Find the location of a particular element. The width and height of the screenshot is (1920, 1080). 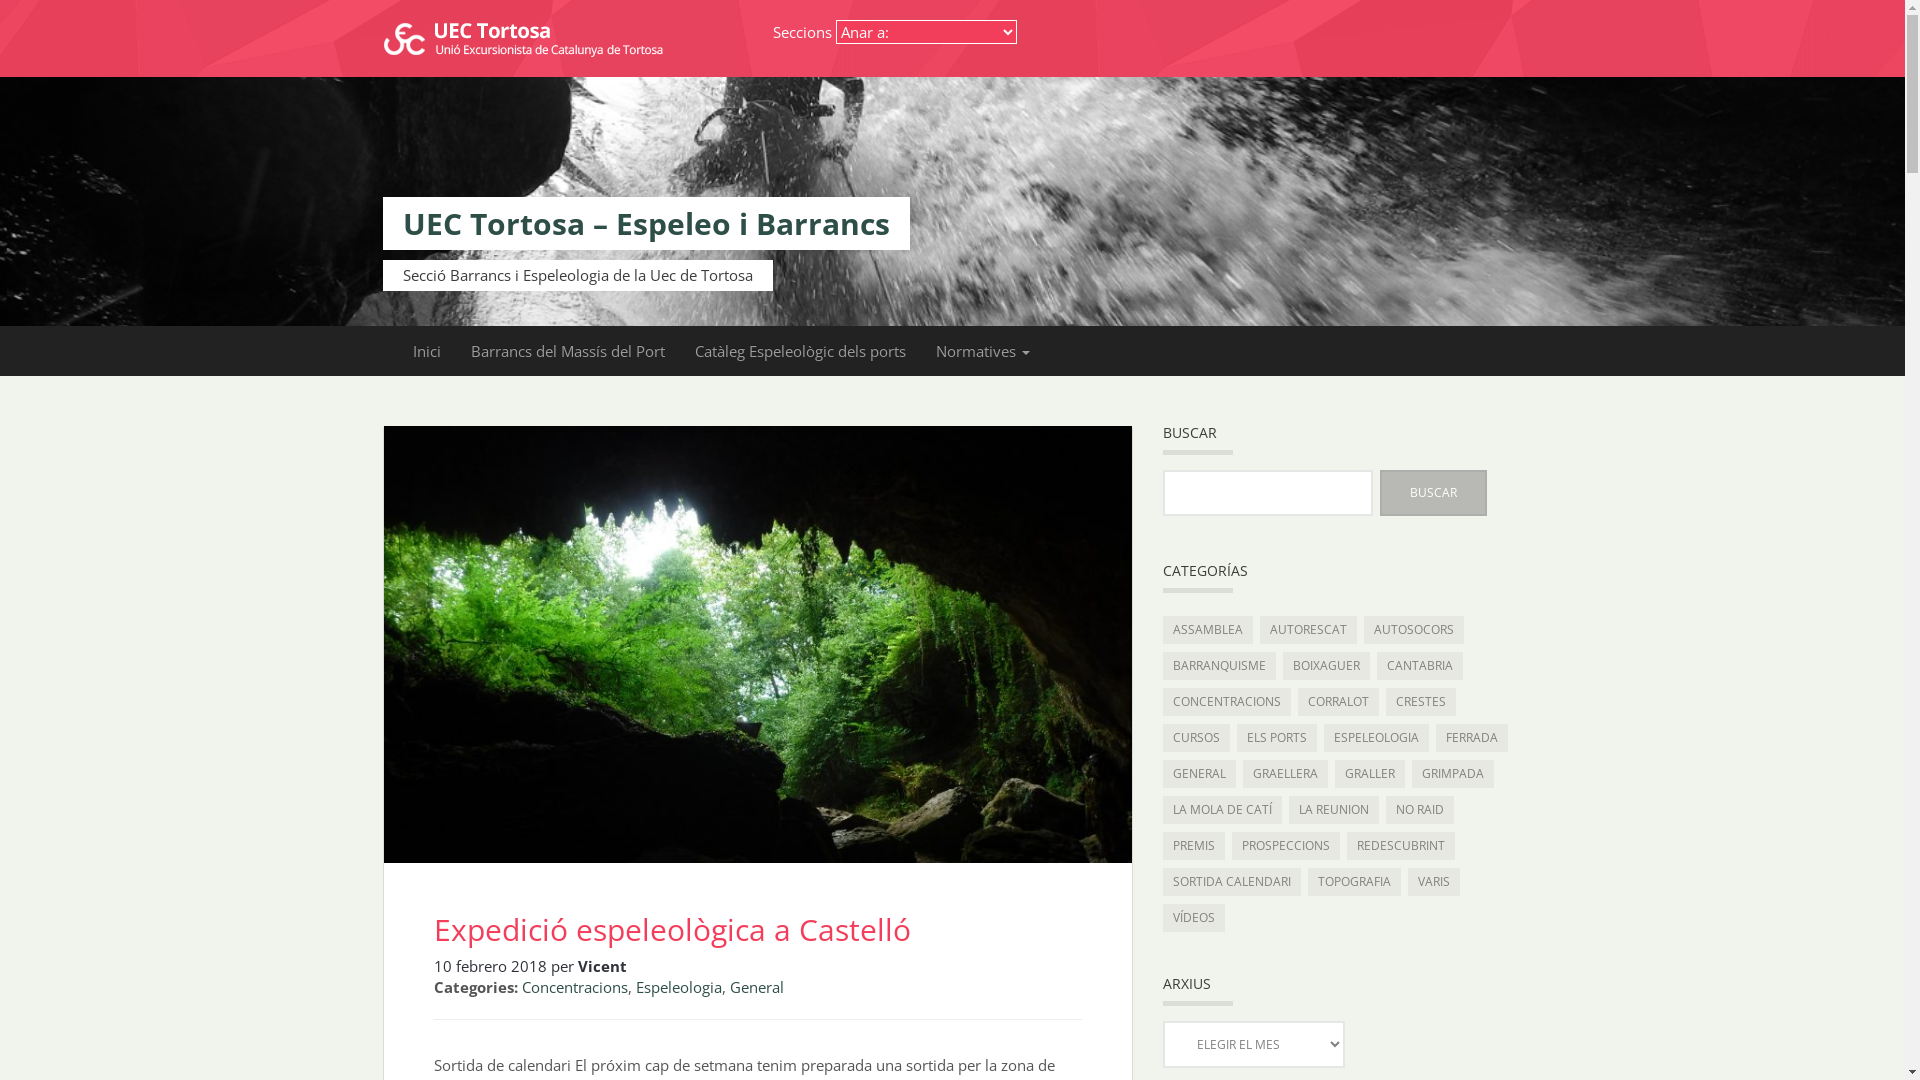

'General' is located at coordinates (756, 986).